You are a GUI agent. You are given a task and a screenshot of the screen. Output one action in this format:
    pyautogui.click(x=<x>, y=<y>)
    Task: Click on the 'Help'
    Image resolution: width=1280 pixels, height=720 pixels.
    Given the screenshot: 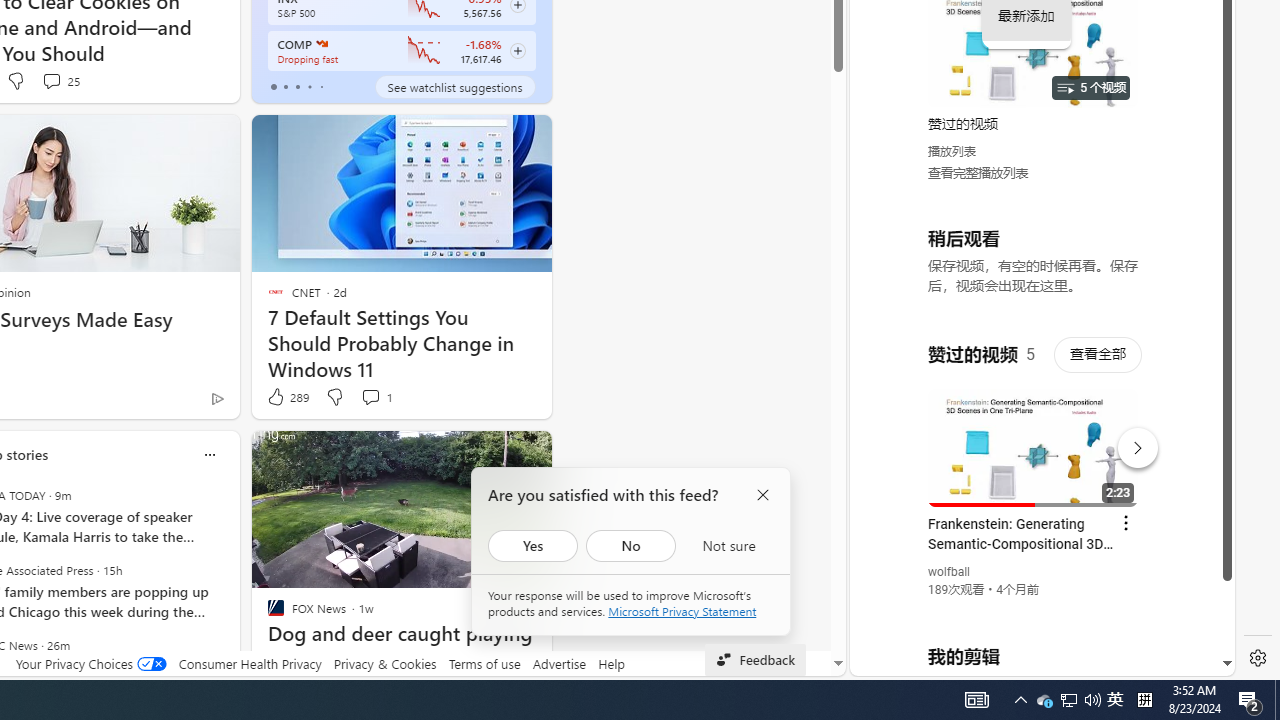 What is the action you would take?
    pyautogui.click(x=610, y=663)
    